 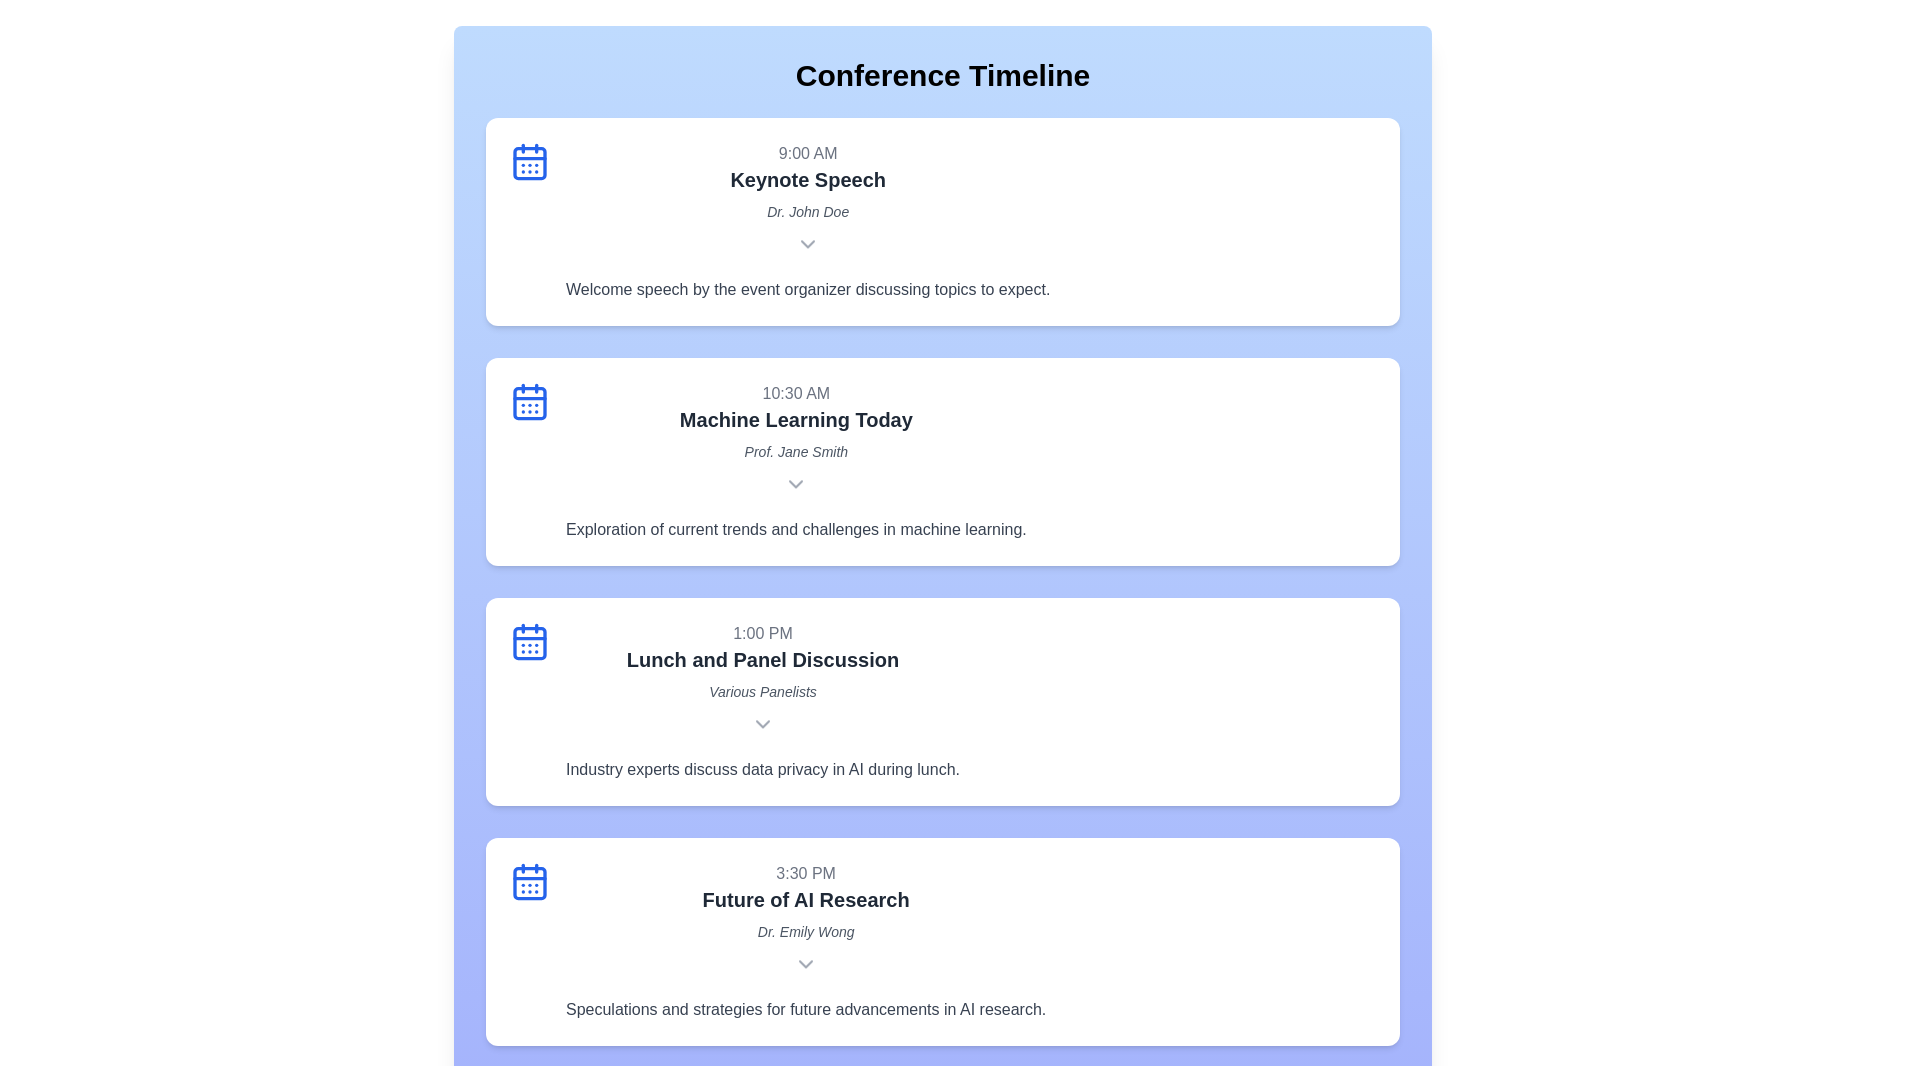 I want to click on the first section card in the schedule list displaying a time, title, speaker name, description, and a downward-facing chevron icon, so click(x=807, y=222).